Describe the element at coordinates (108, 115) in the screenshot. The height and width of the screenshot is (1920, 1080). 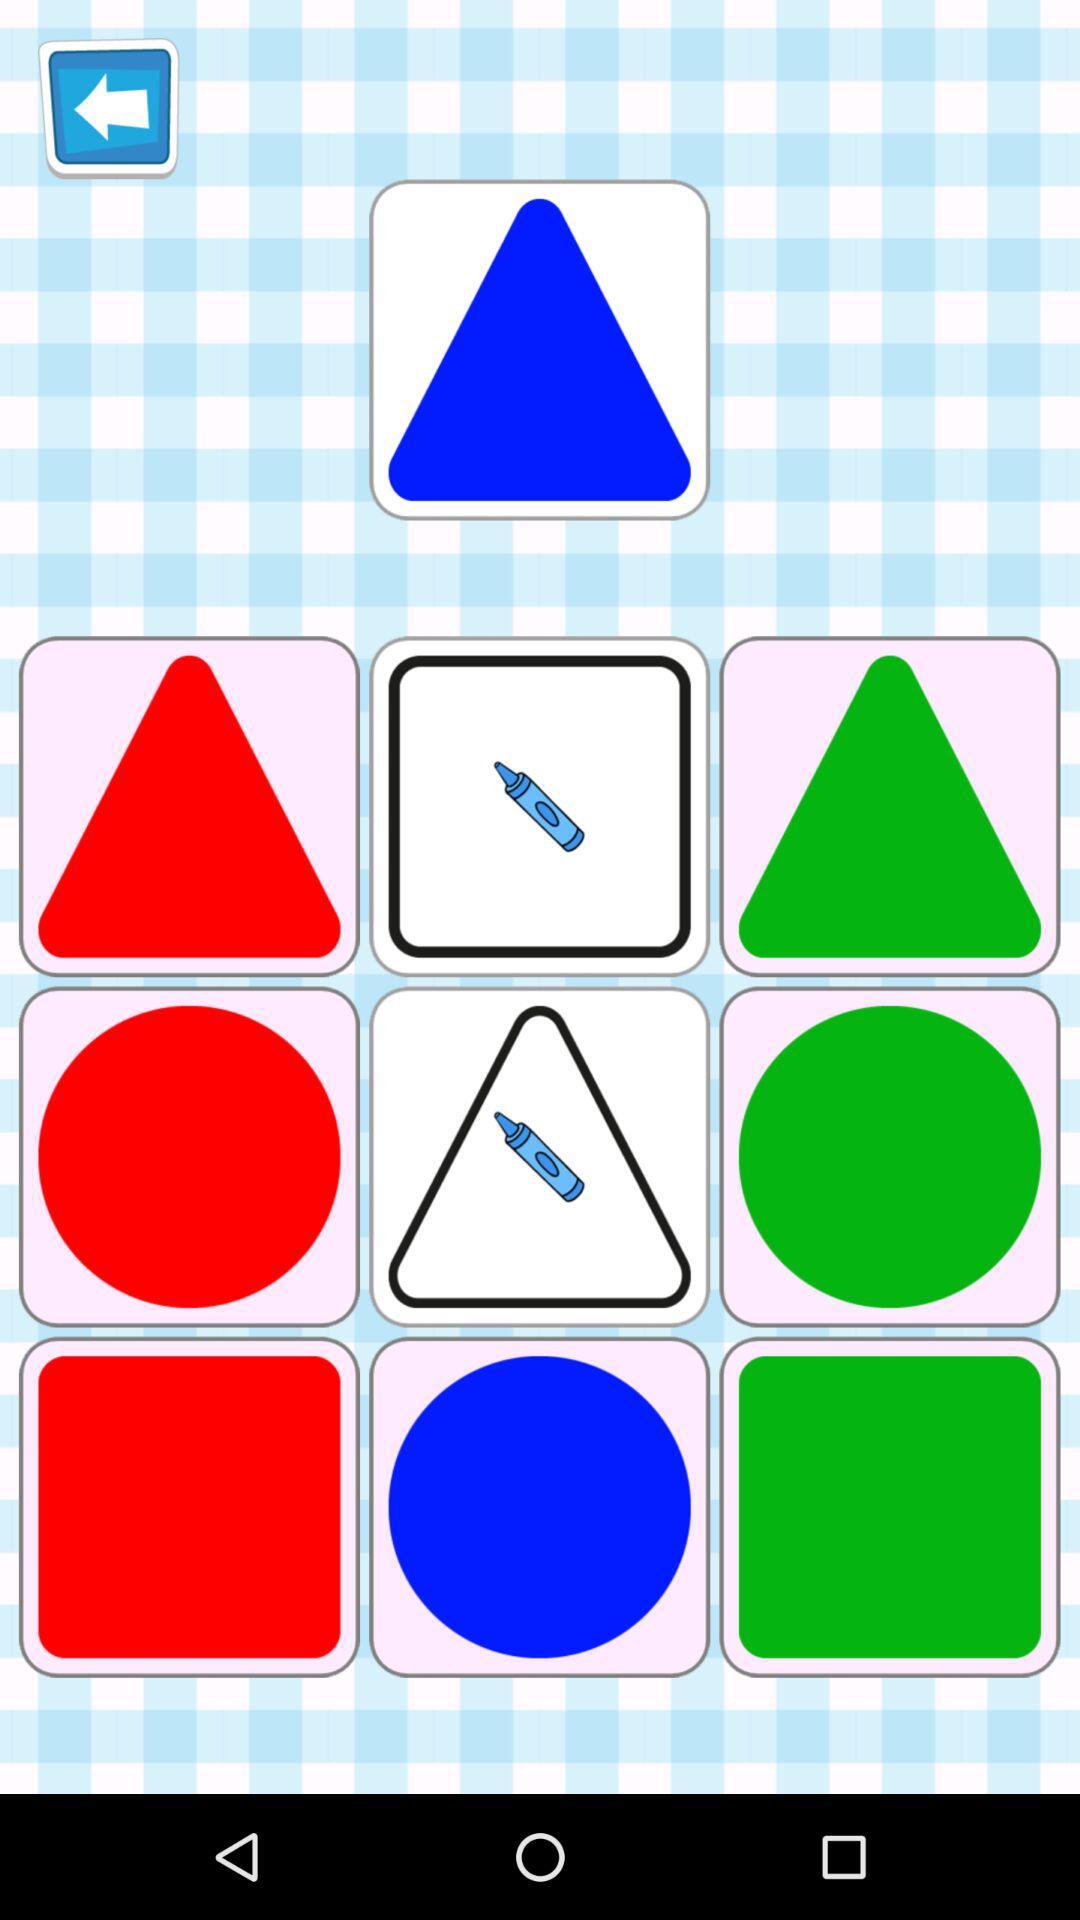
I see `the arrow_backward icon` at that location.